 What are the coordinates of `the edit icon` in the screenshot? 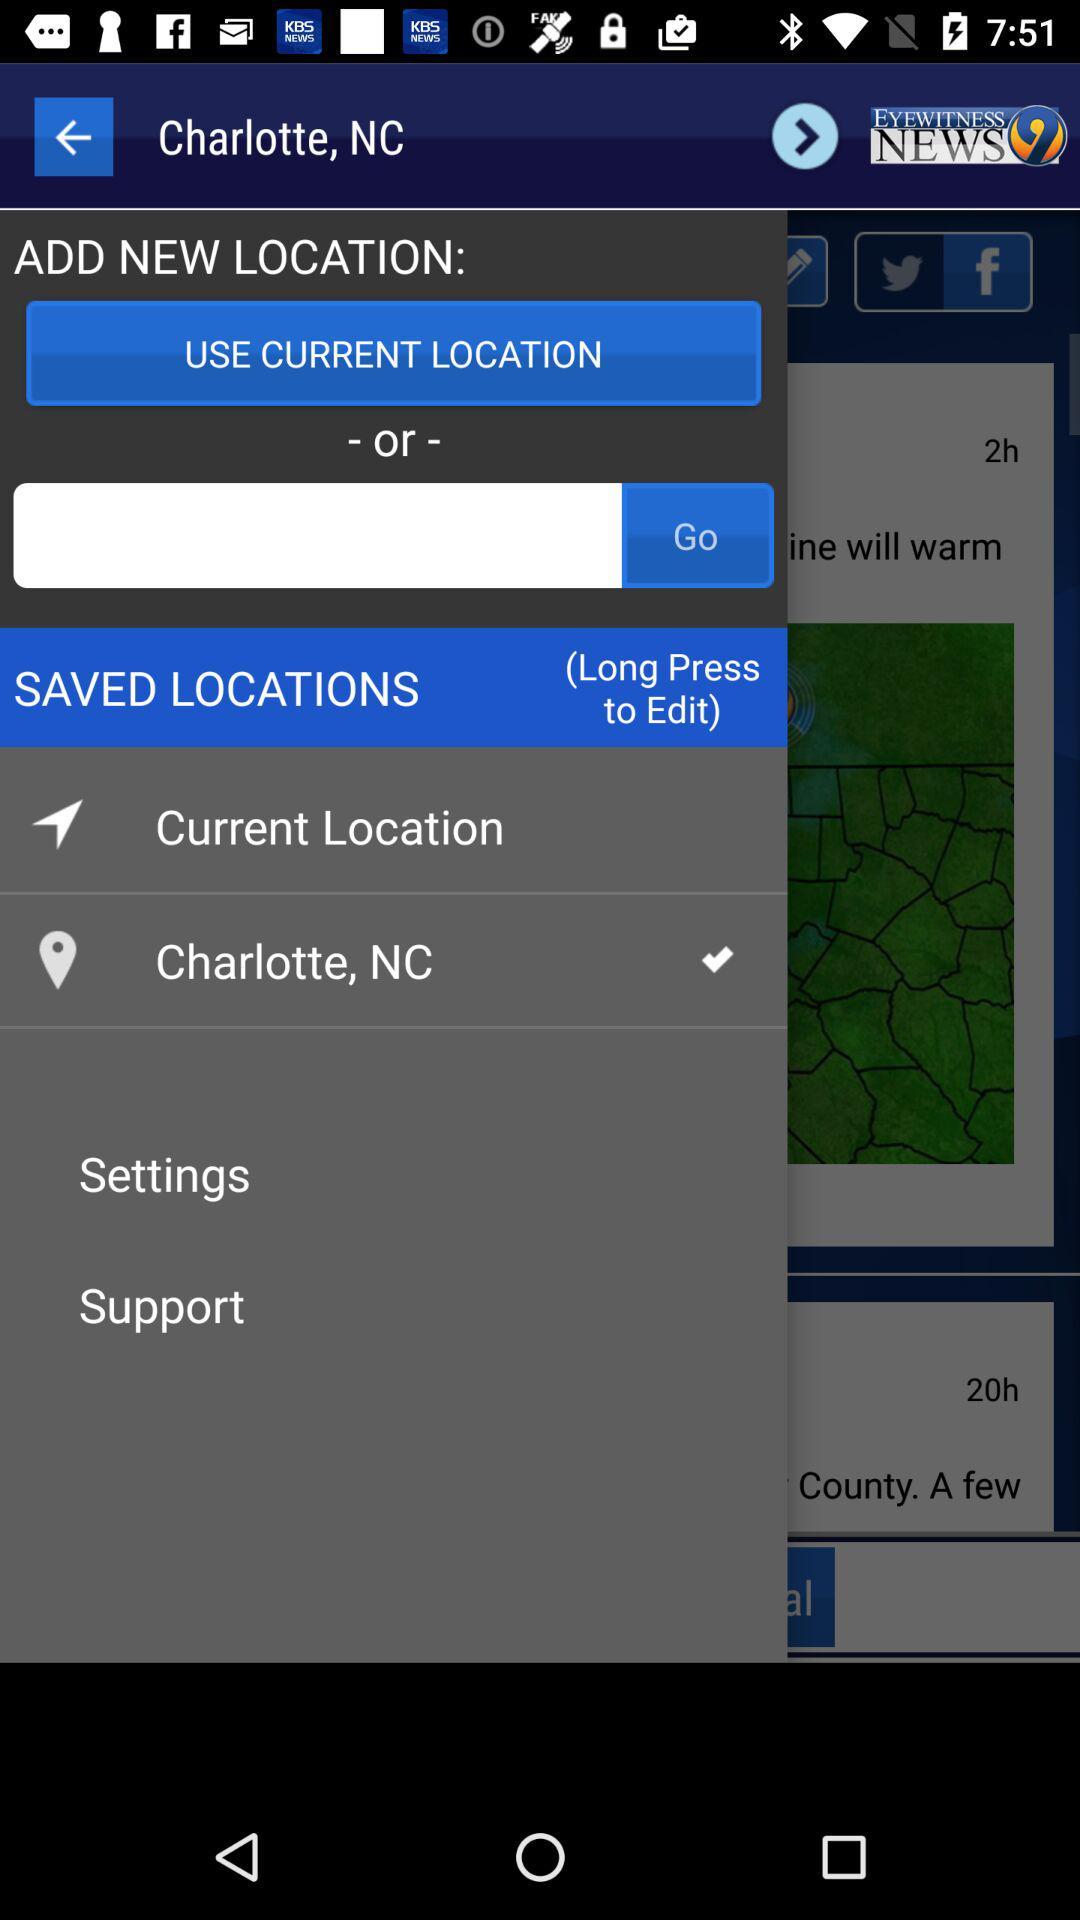 It's located at (787, 270).